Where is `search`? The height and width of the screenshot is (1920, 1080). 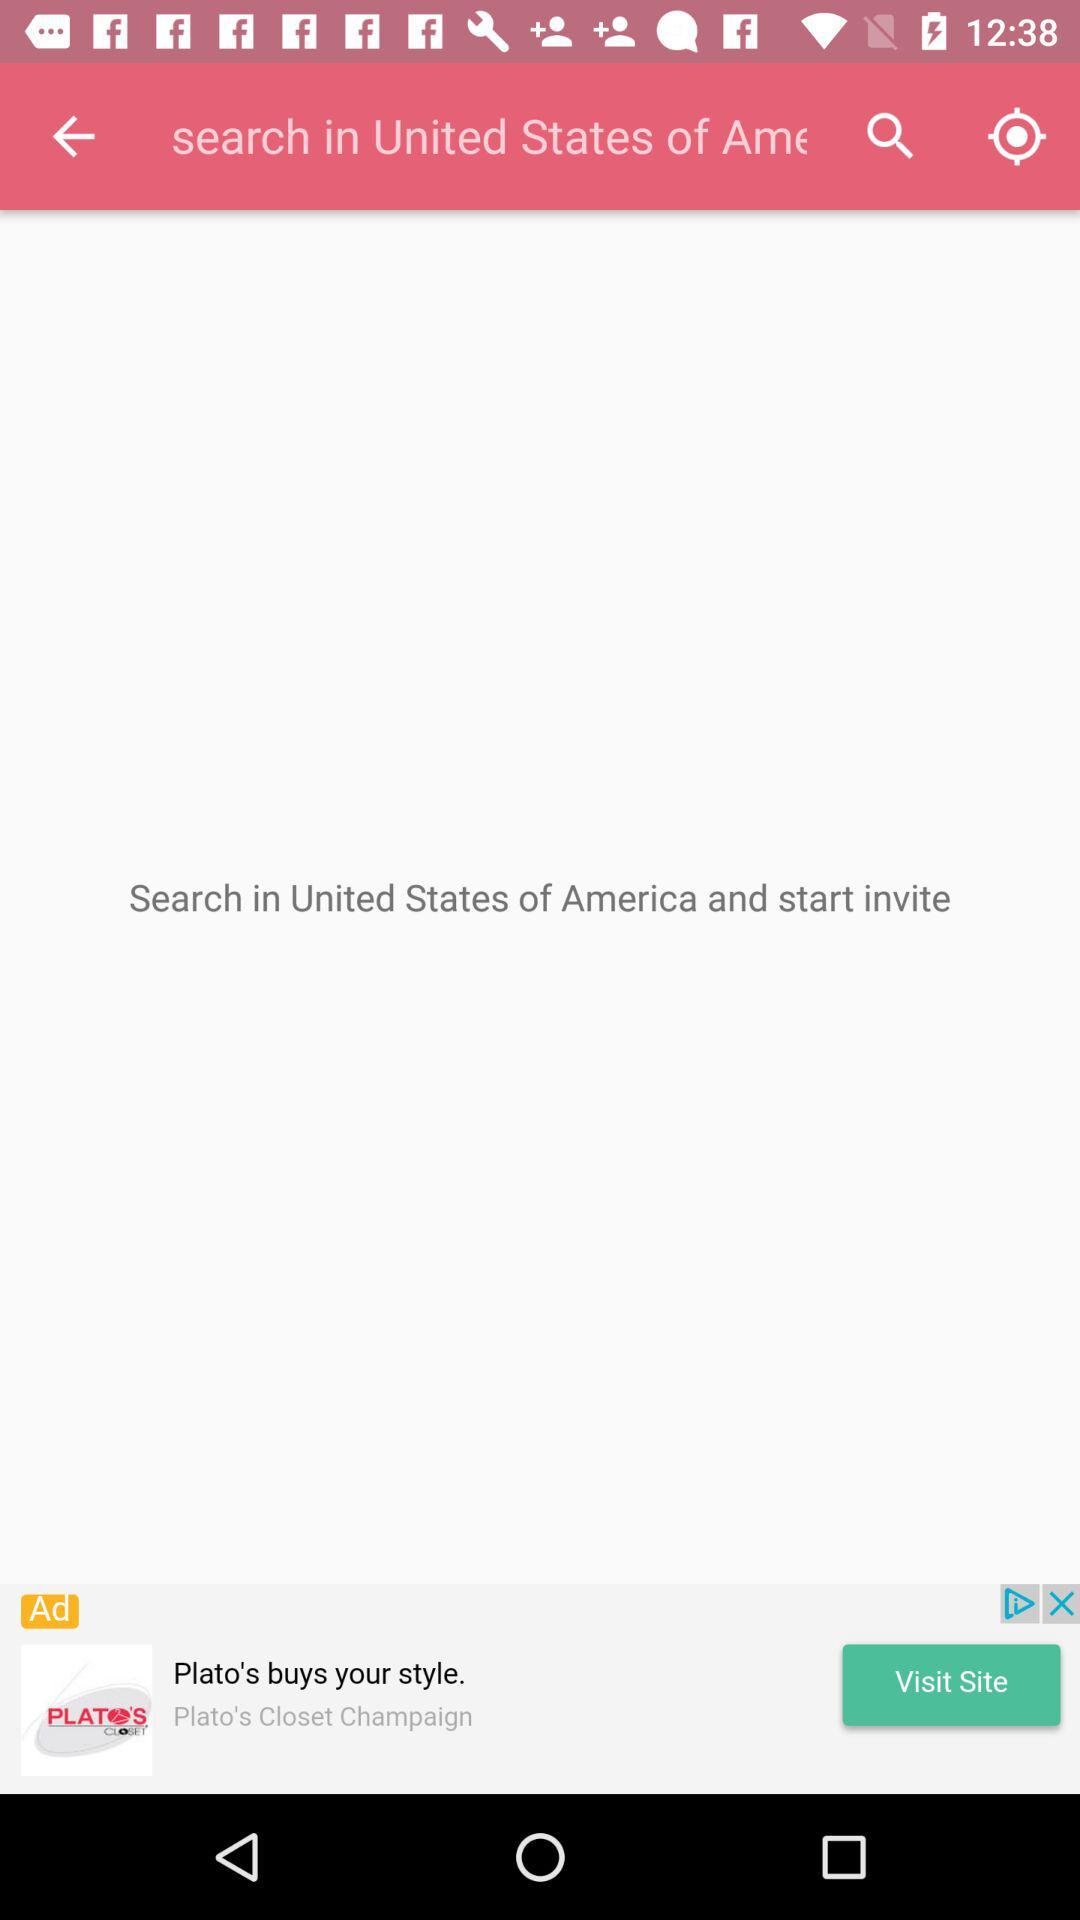 search is located at coordinates (487, 135).